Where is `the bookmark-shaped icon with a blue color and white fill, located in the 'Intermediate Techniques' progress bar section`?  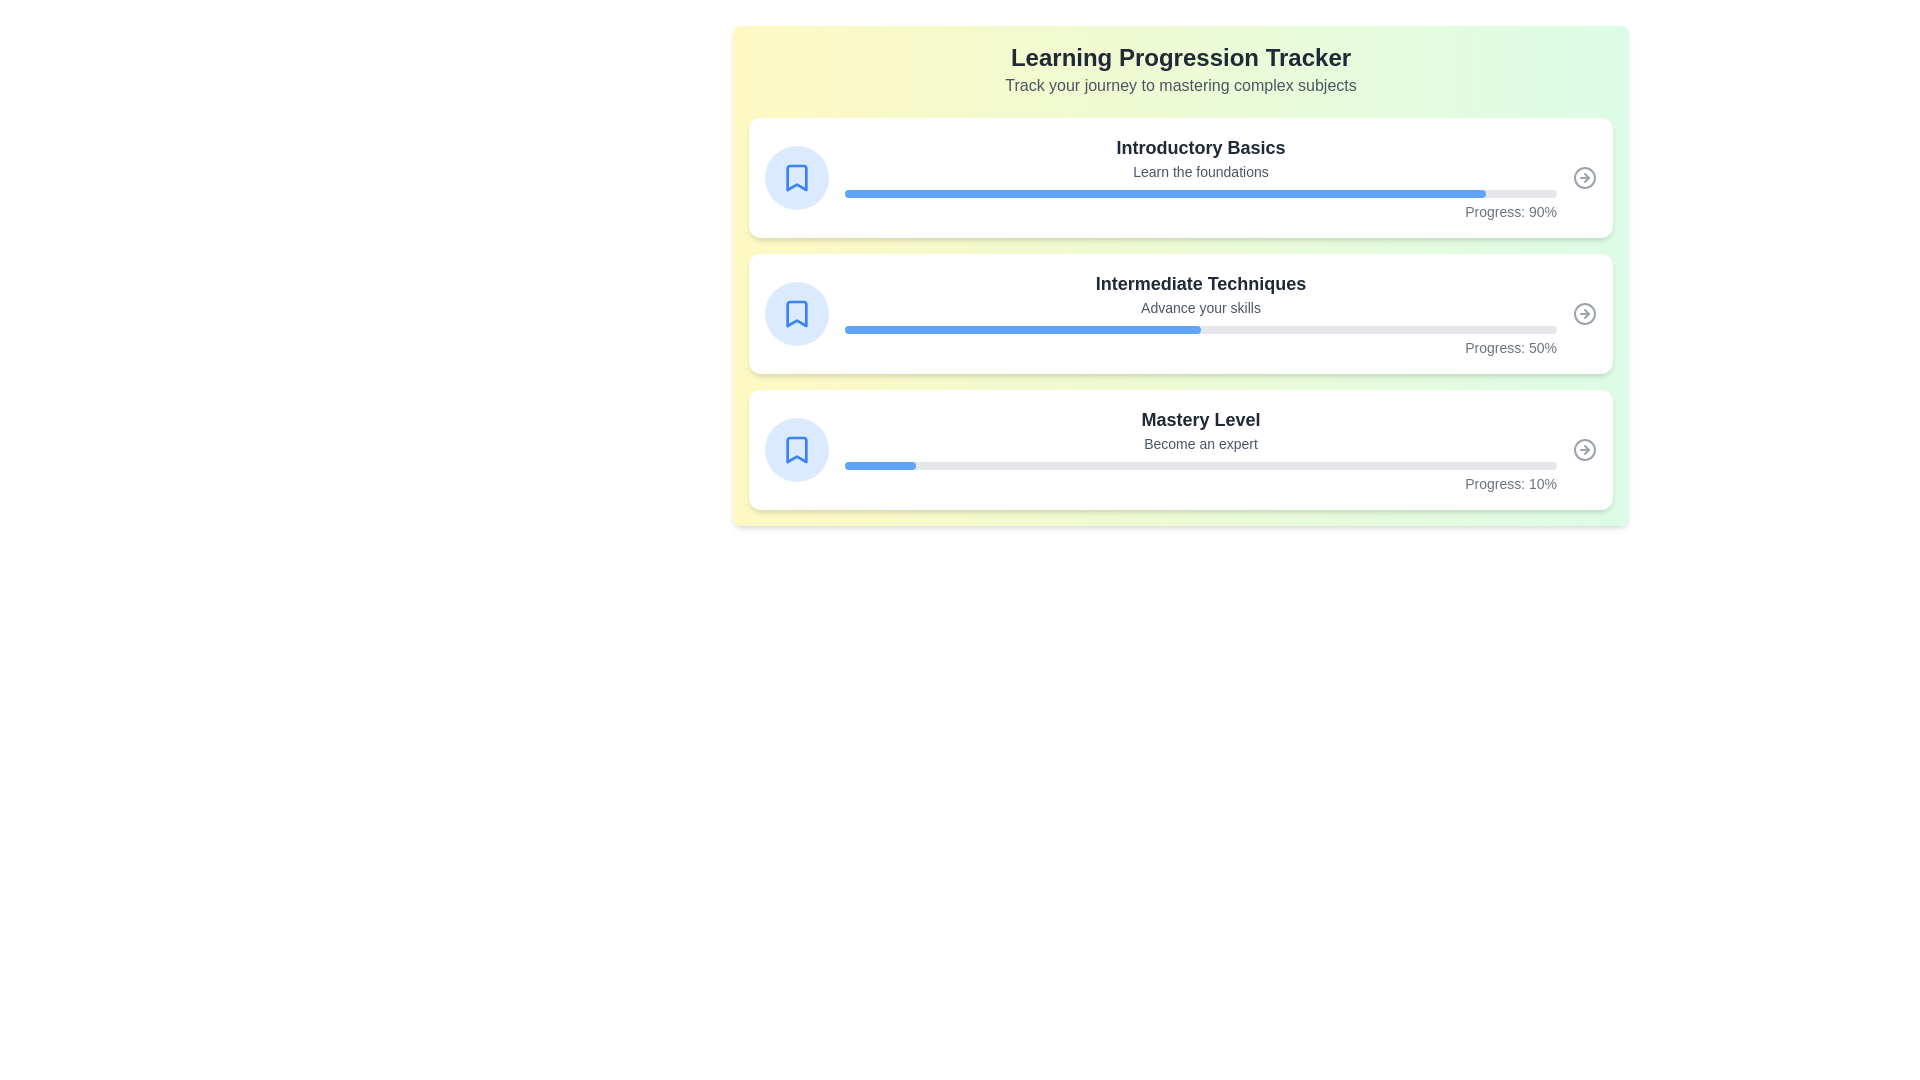 the bookmark-shaped icon with a blue color and white fill, located in the 'Intermediate Techniques' progress bar section is located at coordinates (795, 313).